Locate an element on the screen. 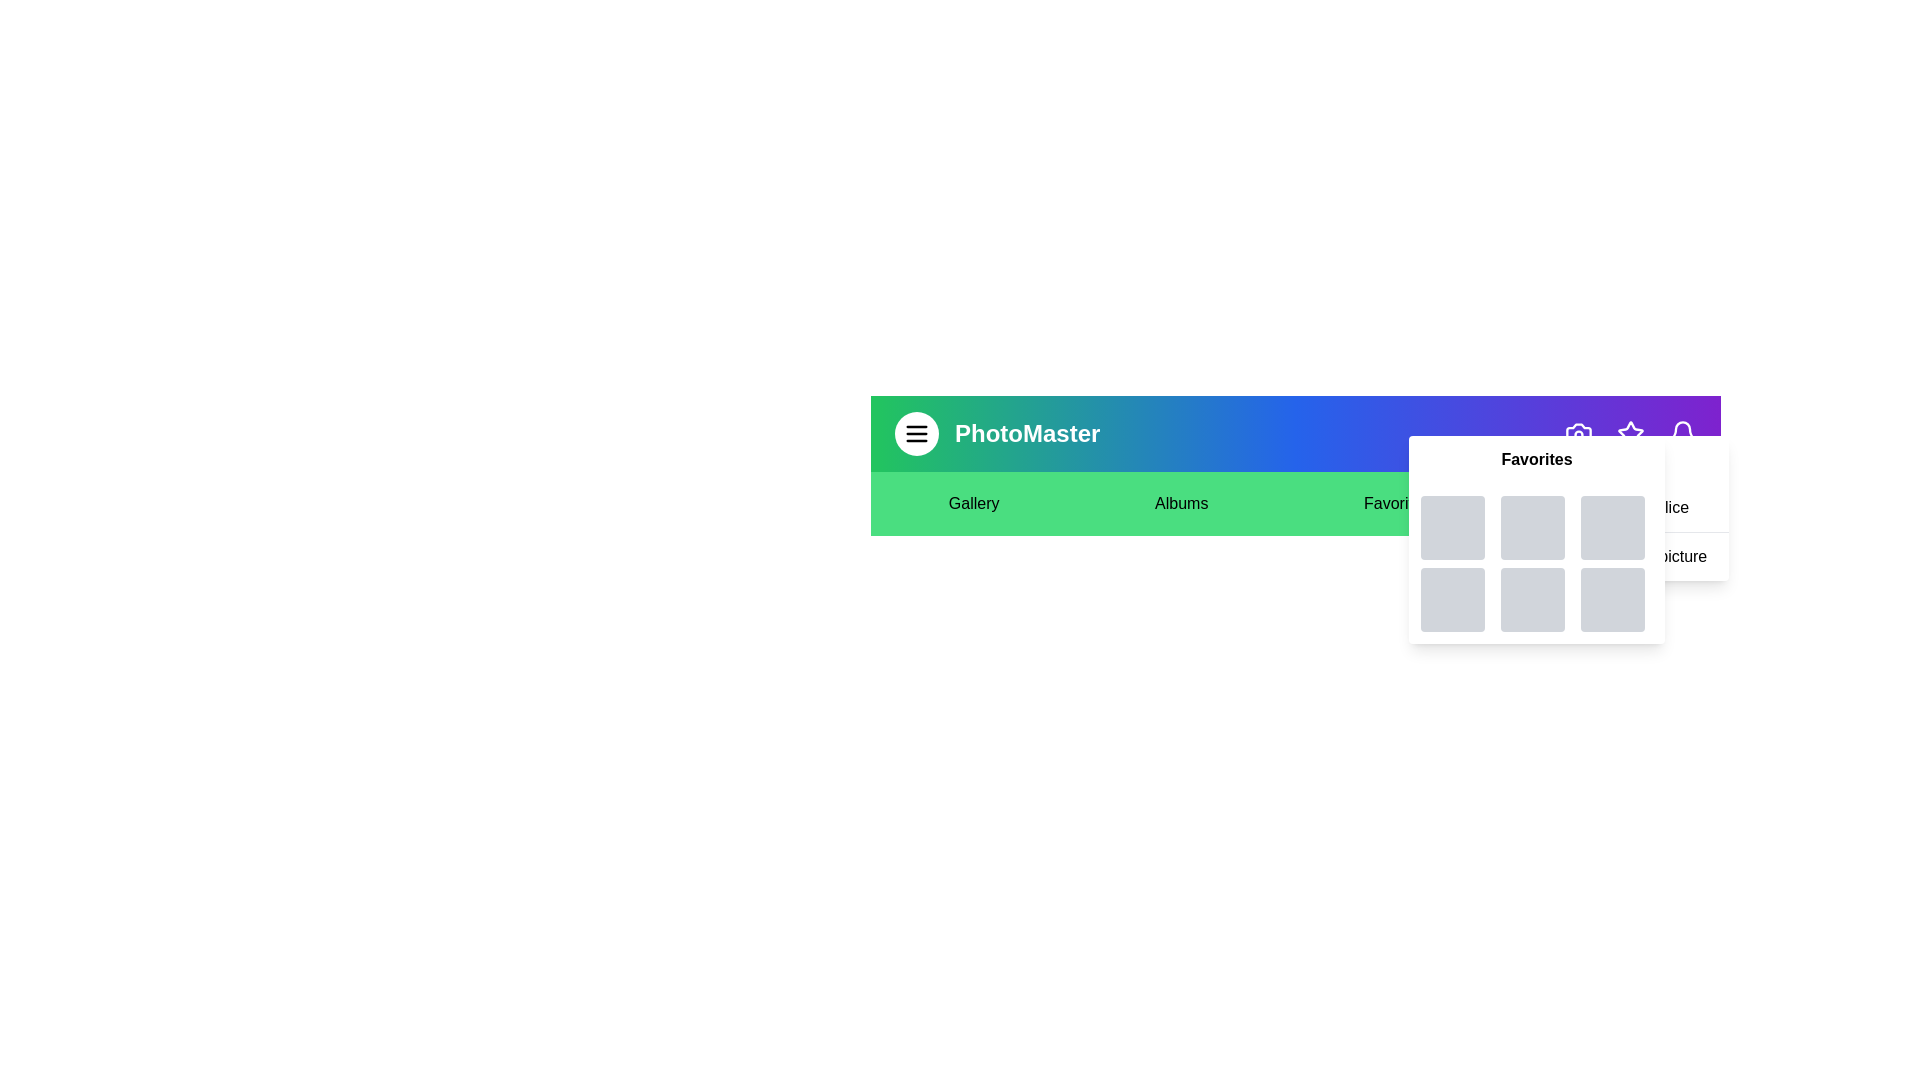 This screenshot has height=1080, width=1920. the text element Gallery to select it is located at coordinates (974, 503).